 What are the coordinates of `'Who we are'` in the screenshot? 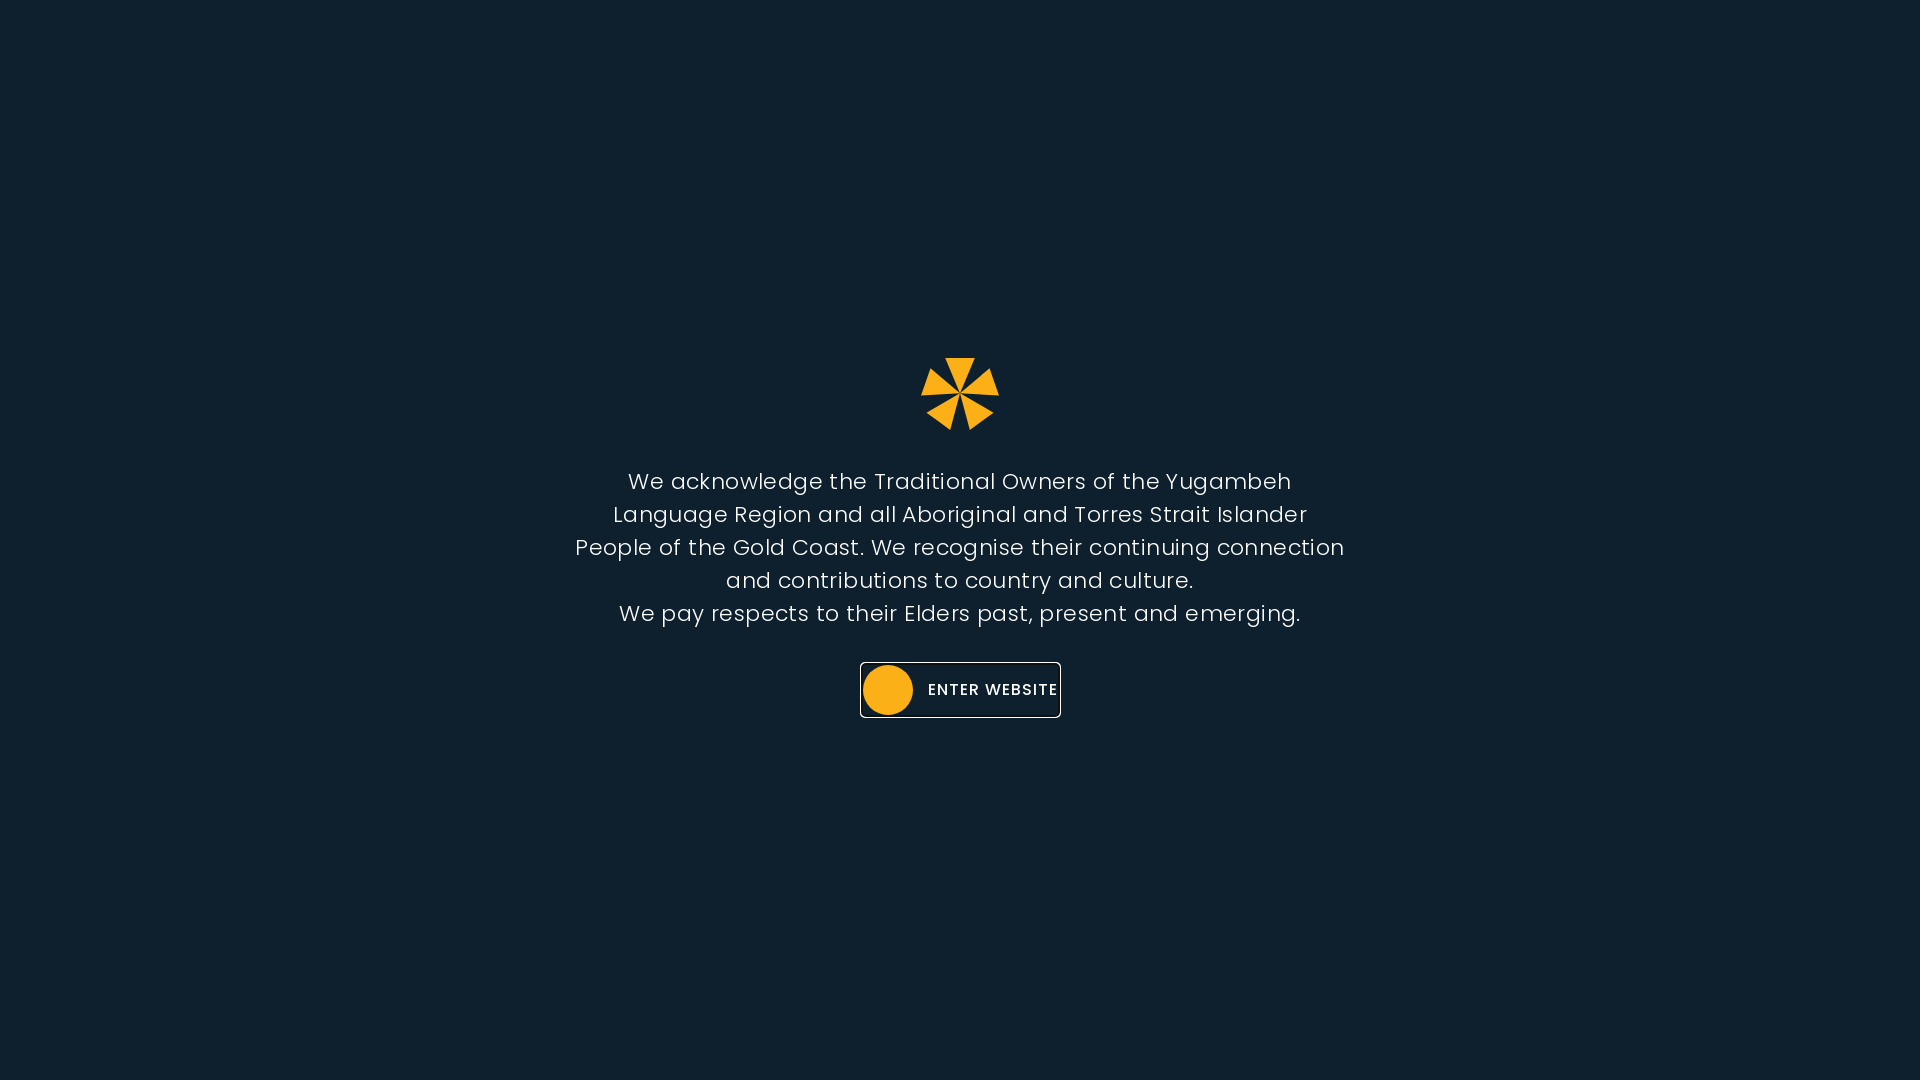 It's located at (970, 57).